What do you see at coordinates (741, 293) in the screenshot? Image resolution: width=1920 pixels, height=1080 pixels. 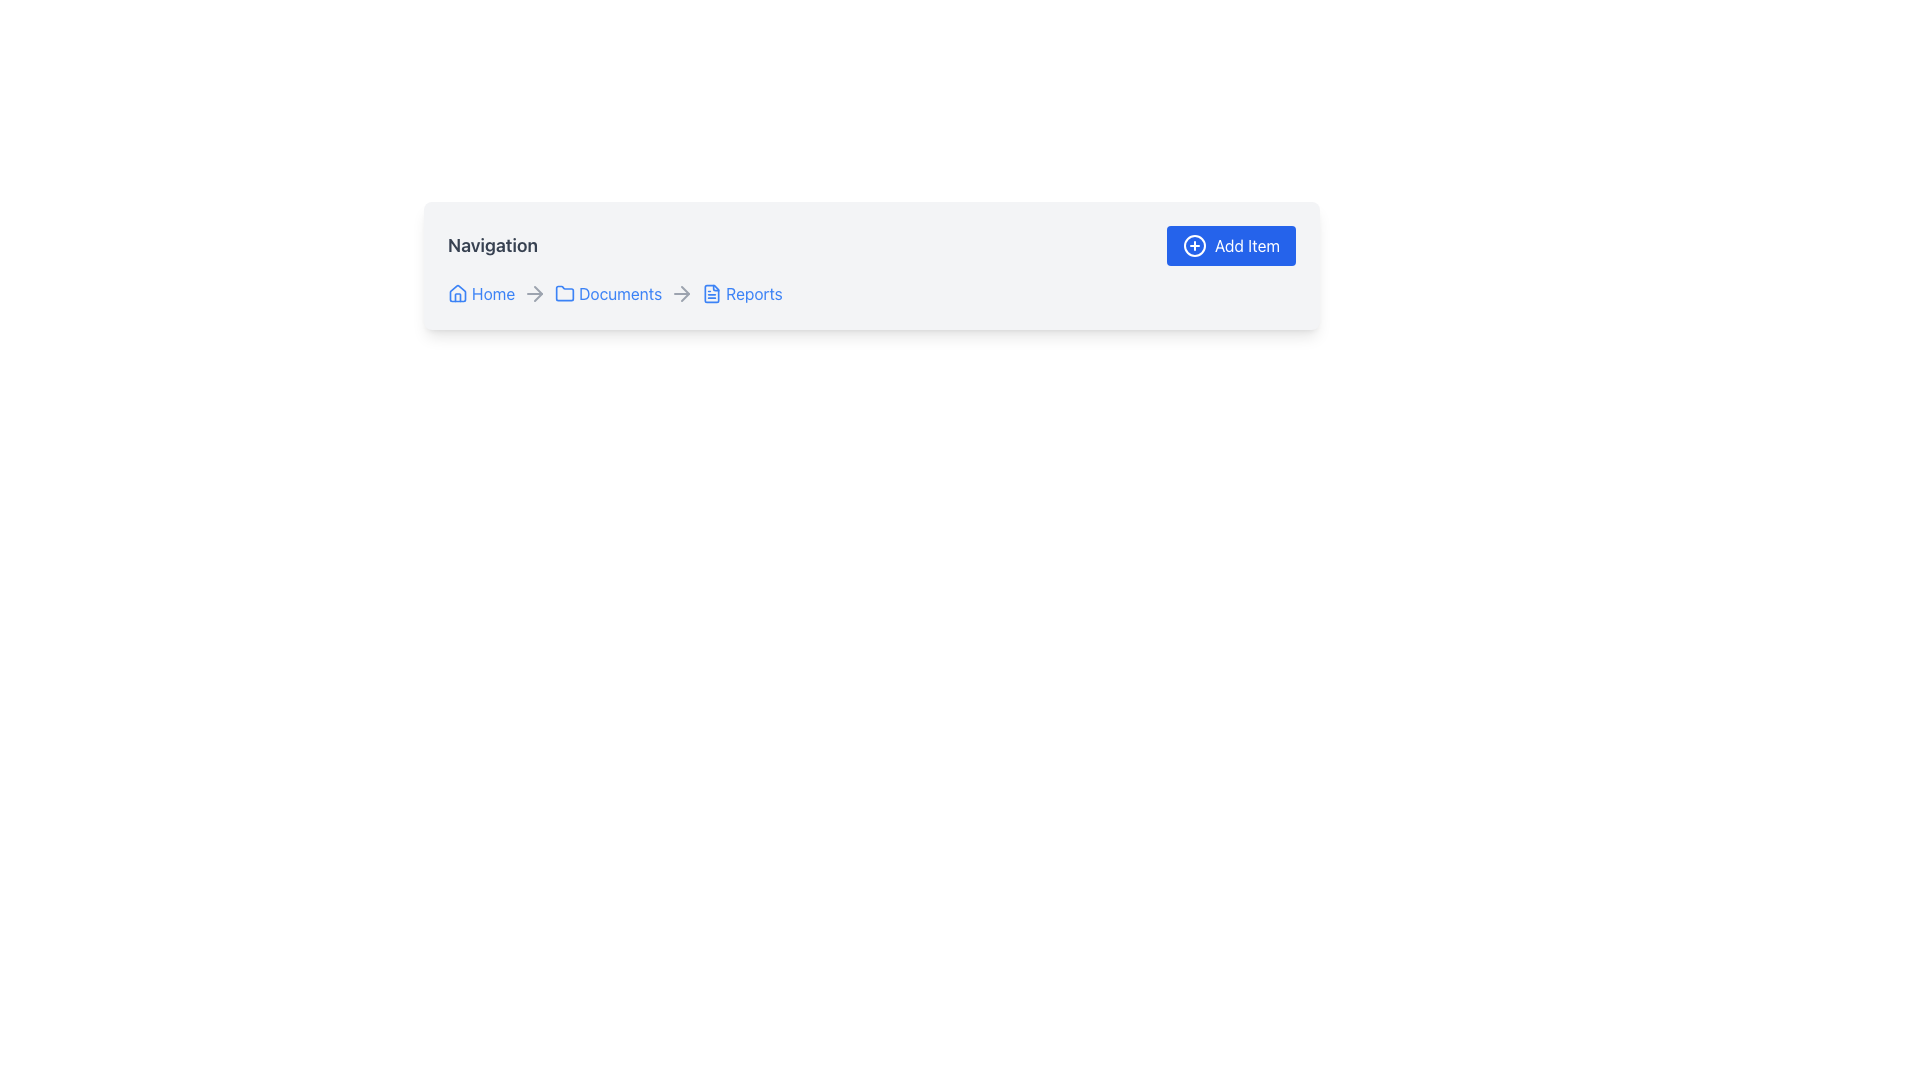 I see `the 'Reports' navigation link, which is the third clickable link in the breadcrumb navigation row, styled with a blue font color and an underline effect when hovered` at bounding box center [741, 293].